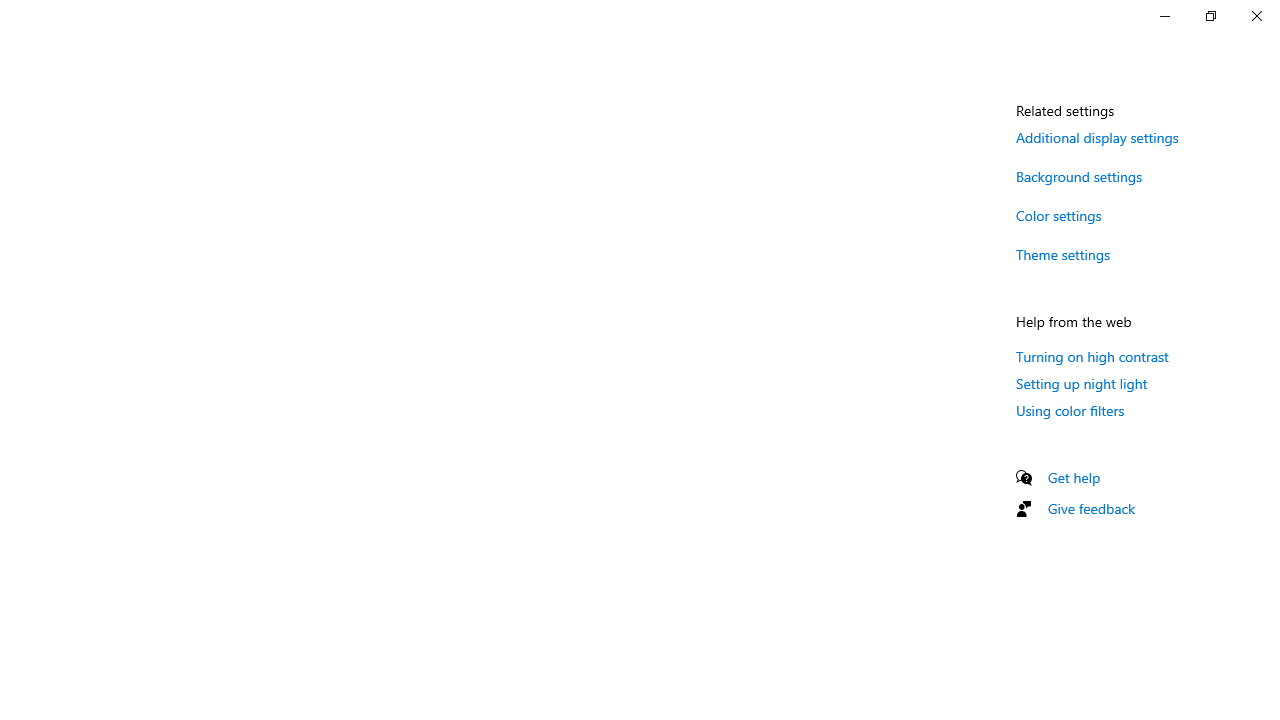 The width and height of the screenshot is (1280, 720). I want to click on 'Get help', so click(1073, 477).